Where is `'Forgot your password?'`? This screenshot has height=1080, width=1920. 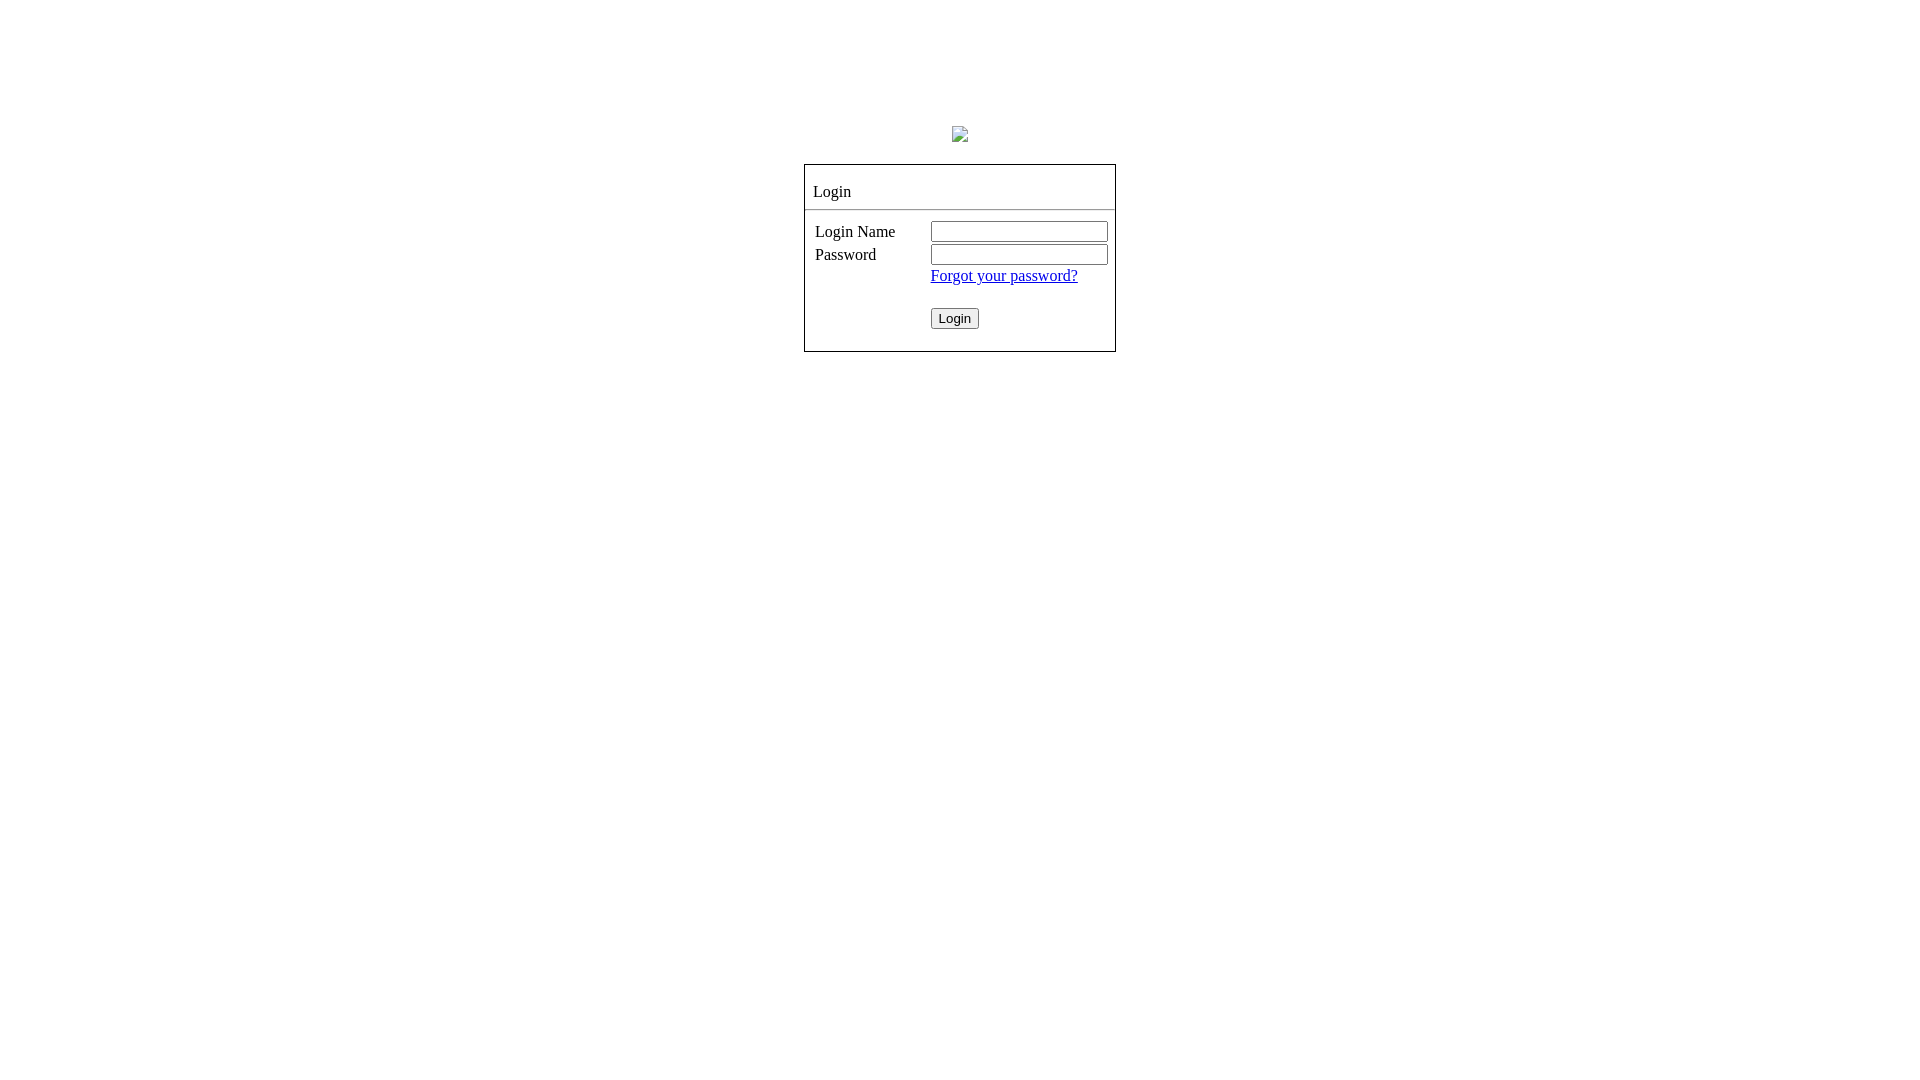 'Forgot your password?' is located at coordinates (1004, 275).